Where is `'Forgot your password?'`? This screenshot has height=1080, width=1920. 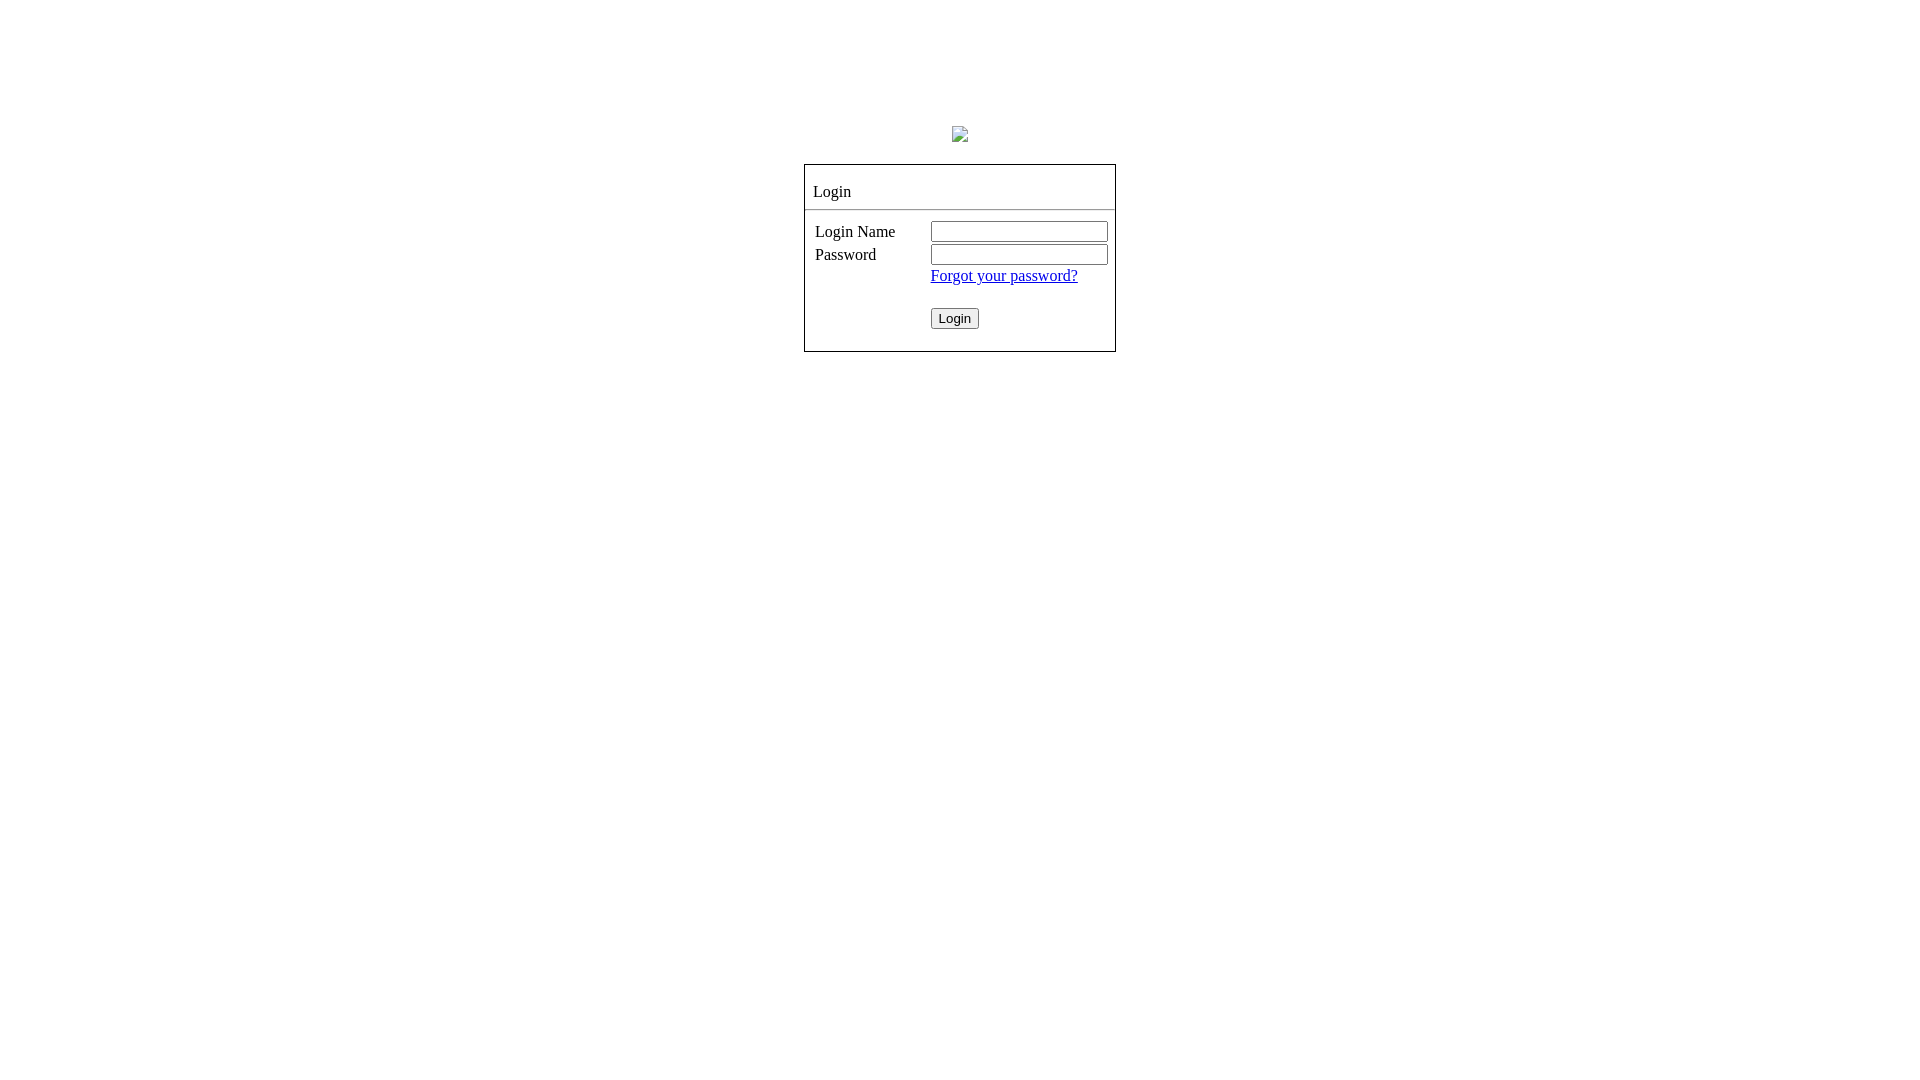 'Forgot your password?' is located at coordinates (1004, 275).